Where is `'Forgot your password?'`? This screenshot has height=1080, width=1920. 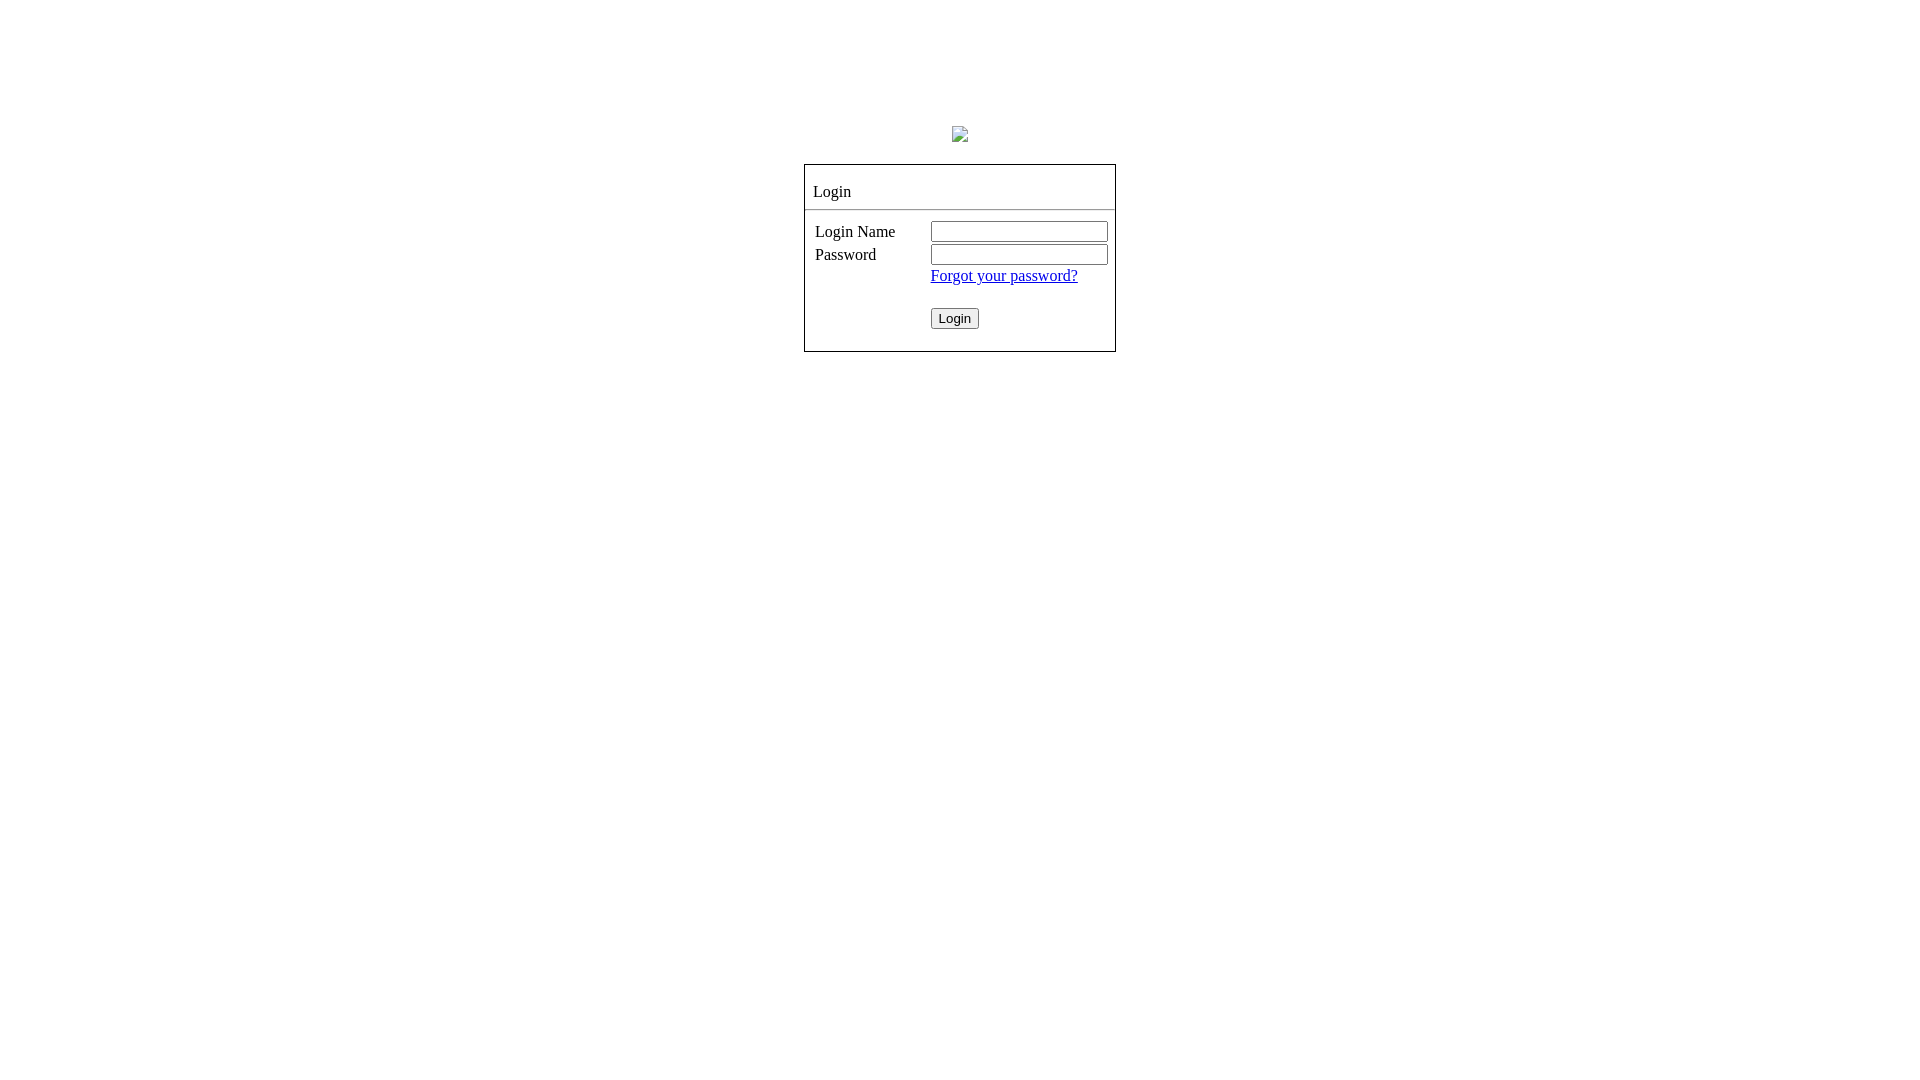 'Forgot your password?' is located at coordinates (1004, 275).